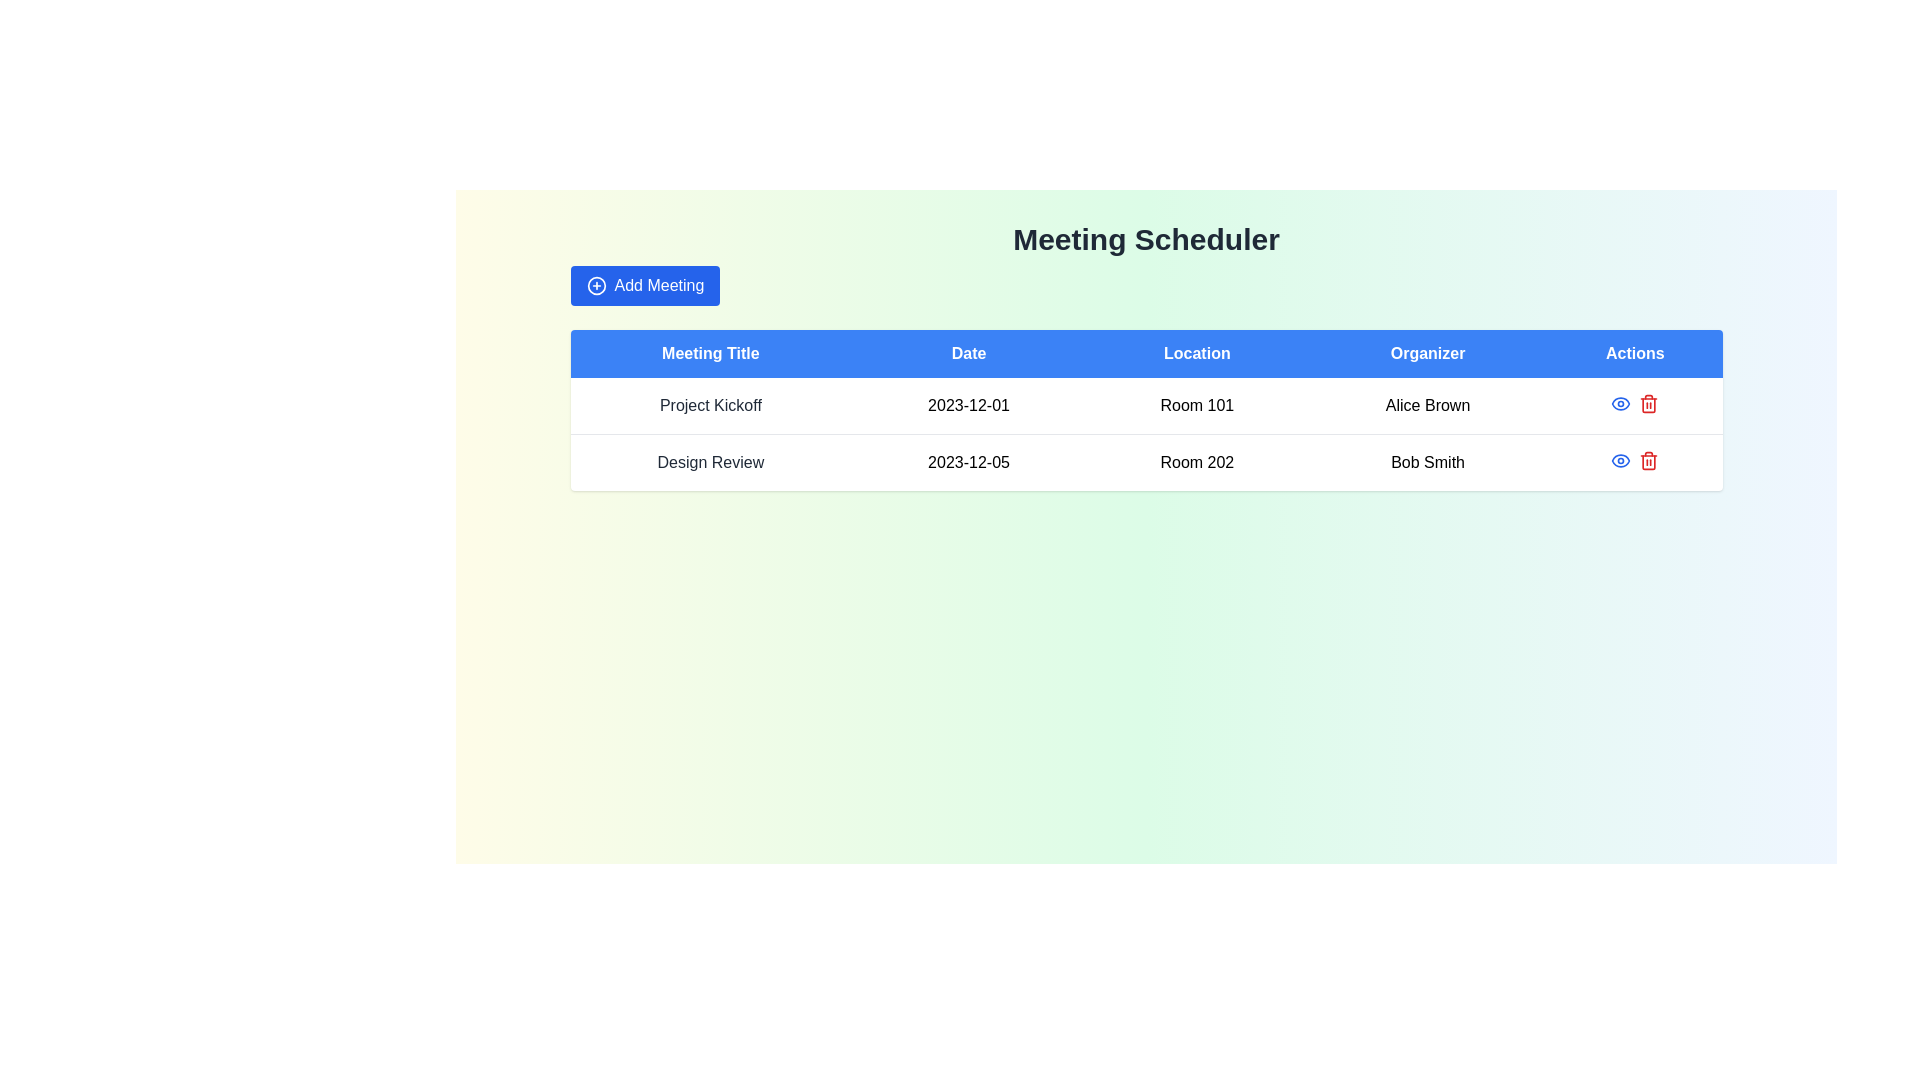 This screenshot has width=1920, height=1080. I want to click on the static text element that serves as the title or label for a meeting entry in the 'Meeting Scheduler' table interface, so click(710, 462).